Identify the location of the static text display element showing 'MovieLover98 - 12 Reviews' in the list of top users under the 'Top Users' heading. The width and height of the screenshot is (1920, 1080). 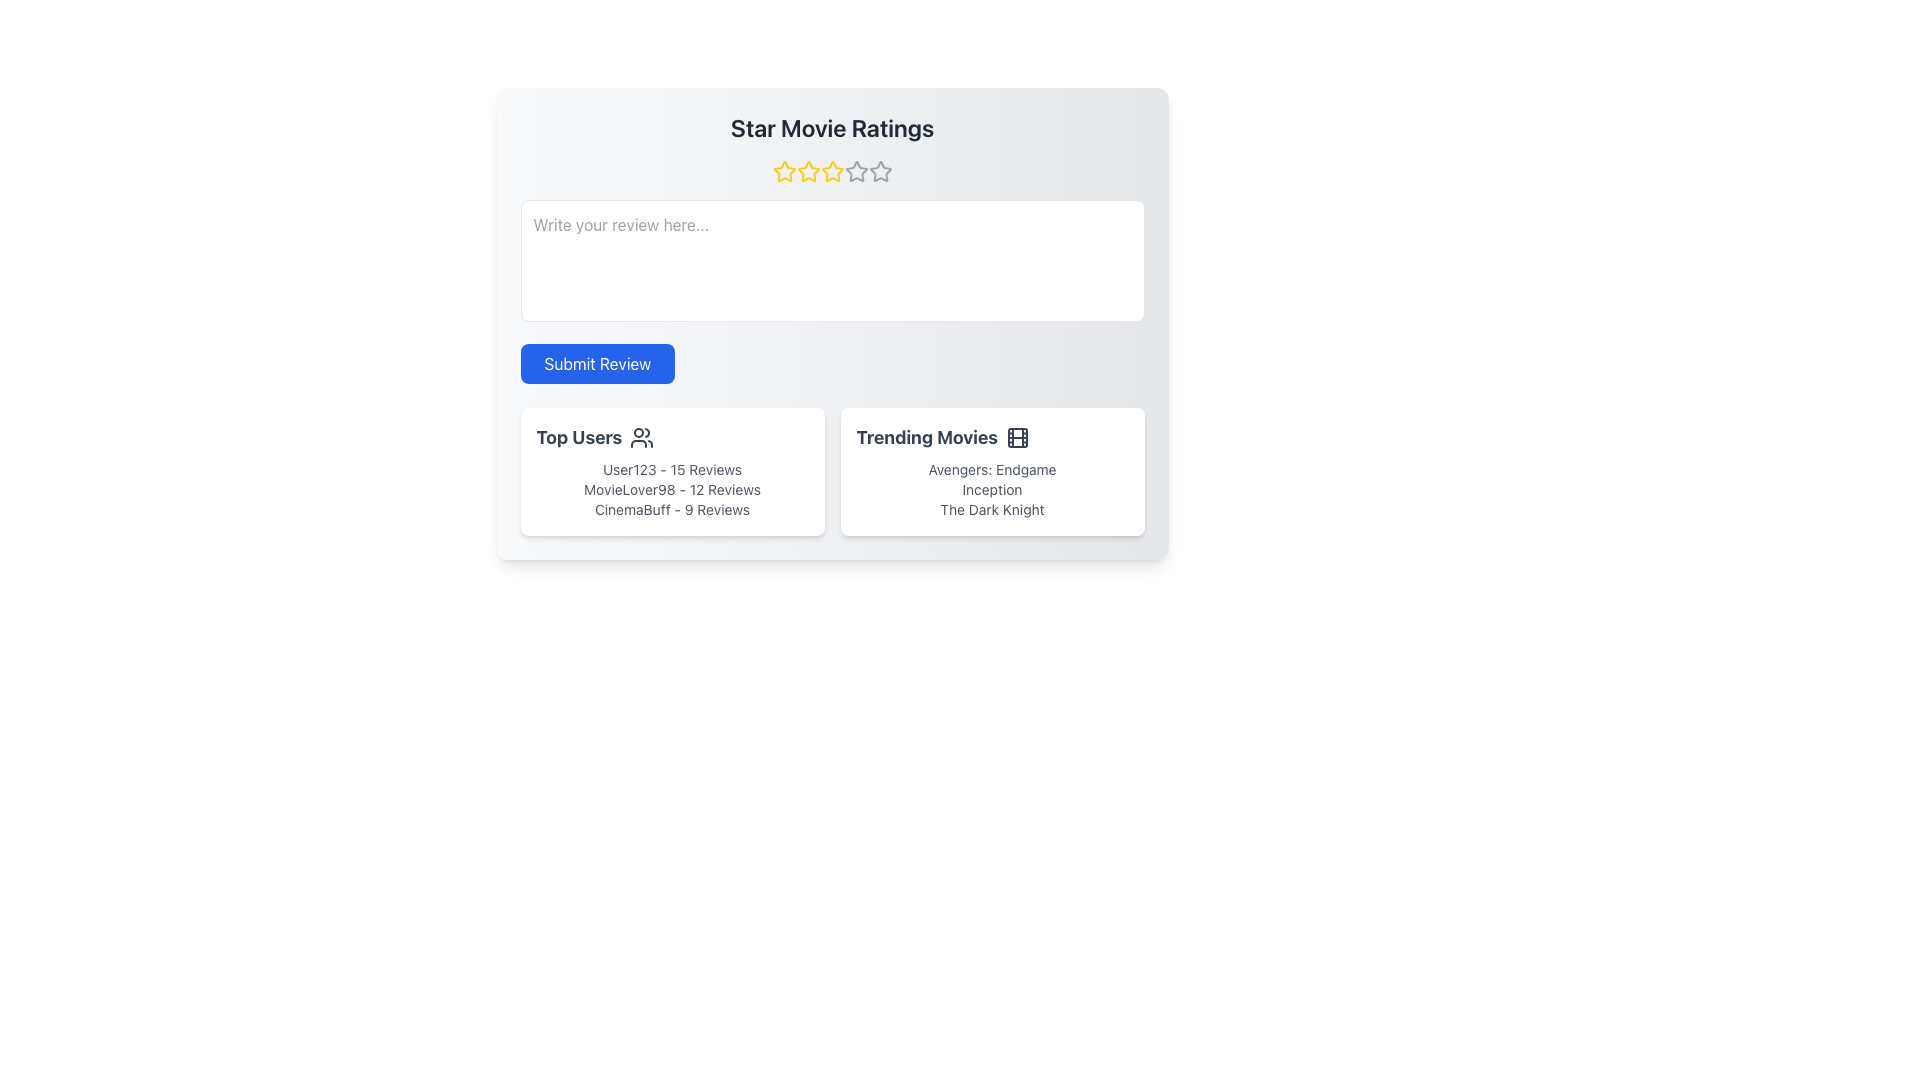
(672, 489).